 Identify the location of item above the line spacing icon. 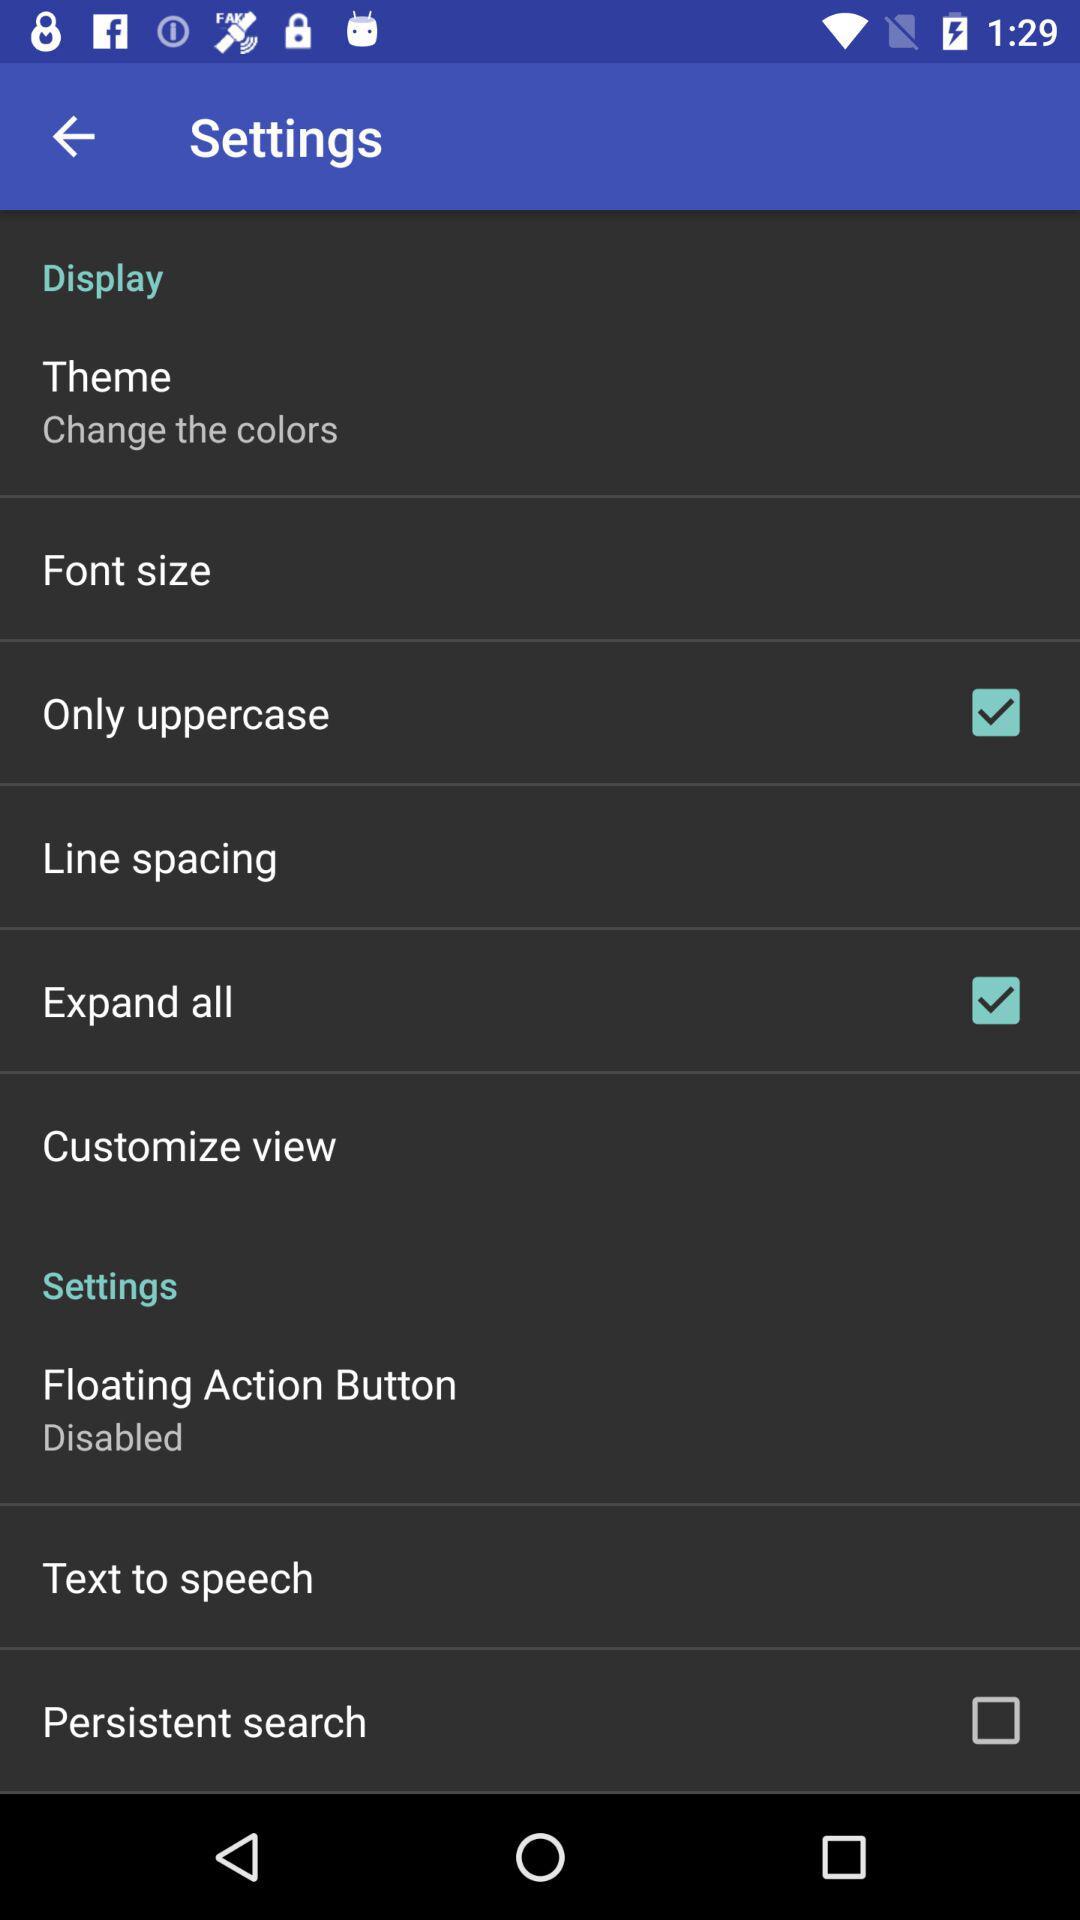
(185, 712).